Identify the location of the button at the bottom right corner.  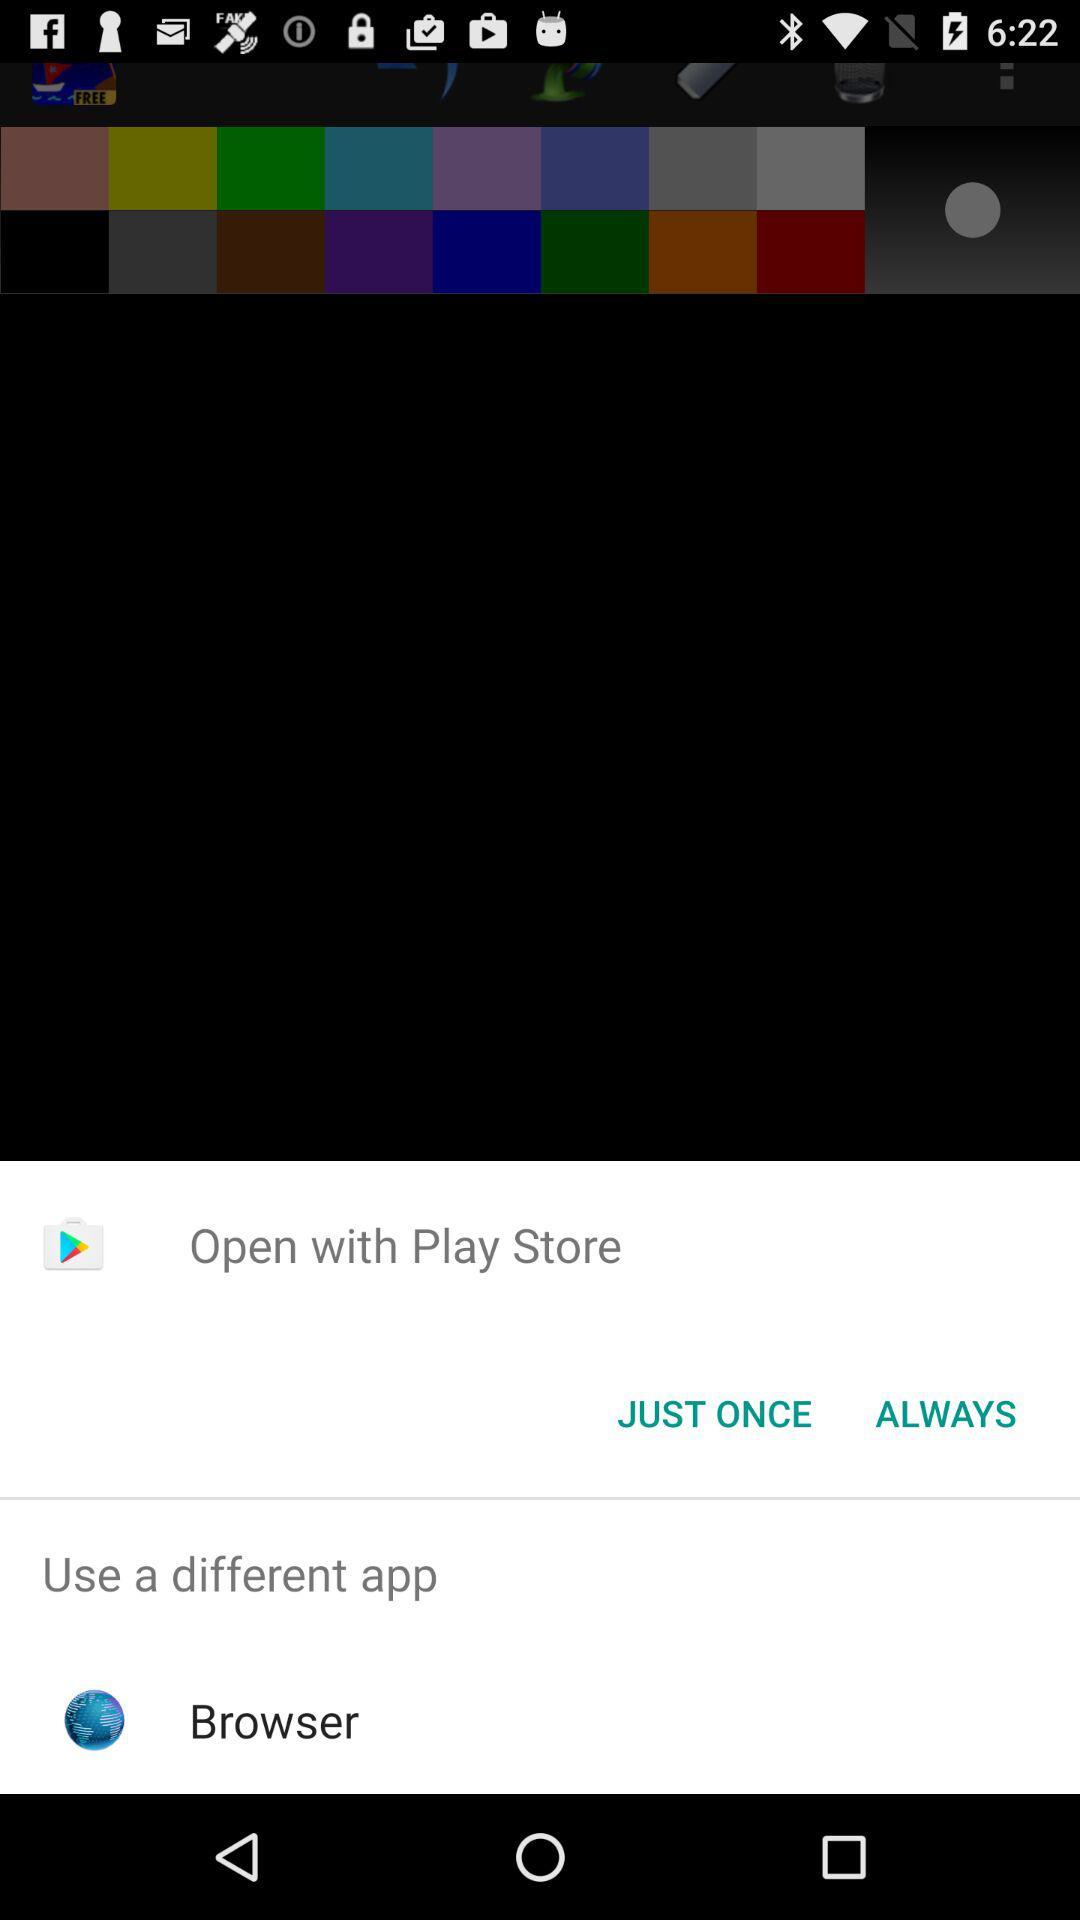
(945, 1411).